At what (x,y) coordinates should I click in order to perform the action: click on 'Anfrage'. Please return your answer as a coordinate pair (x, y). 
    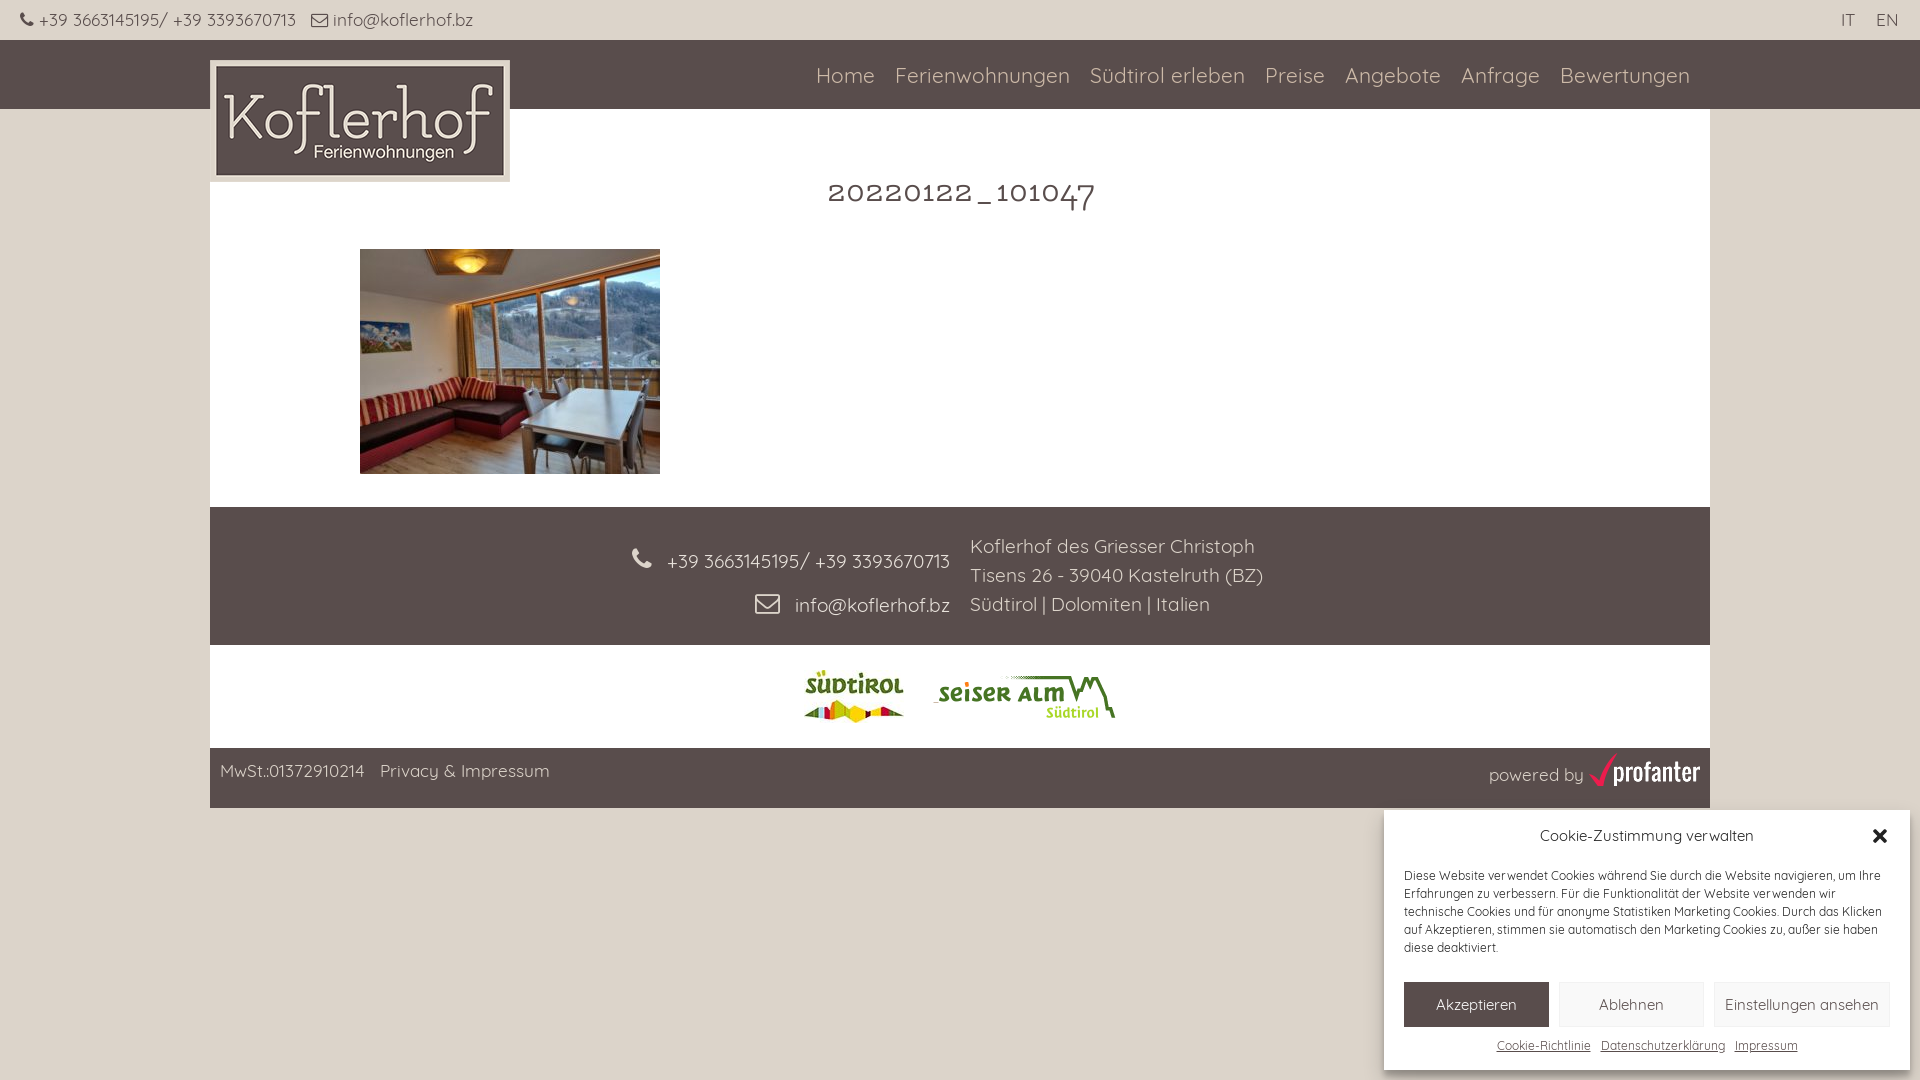
    Looking at the image, I should click on (1460, 75).